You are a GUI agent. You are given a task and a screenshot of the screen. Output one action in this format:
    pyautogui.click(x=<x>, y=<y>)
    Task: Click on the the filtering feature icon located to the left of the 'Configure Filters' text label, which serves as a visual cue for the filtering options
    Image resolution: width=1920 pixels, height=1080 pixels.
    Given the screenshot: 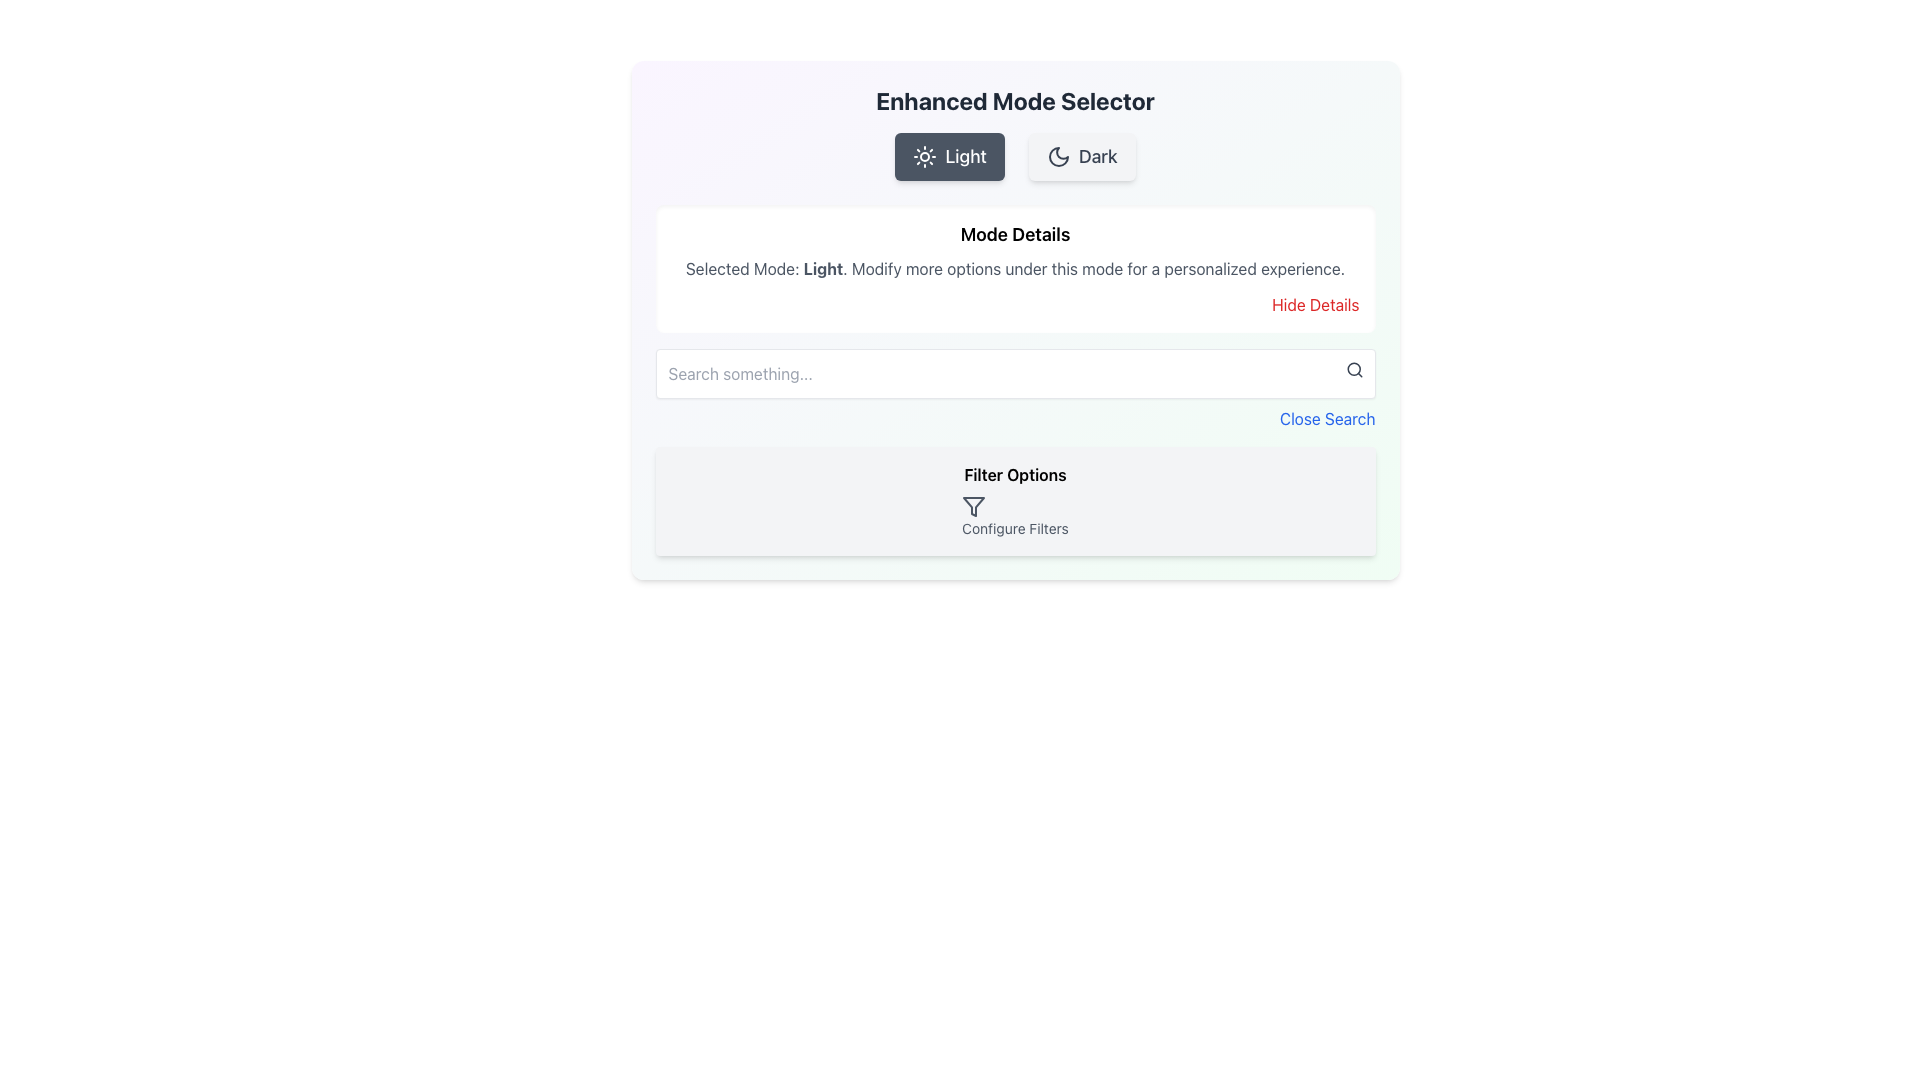 What is the action you would take?
    pyautogui.click(x=974, y=505)
    